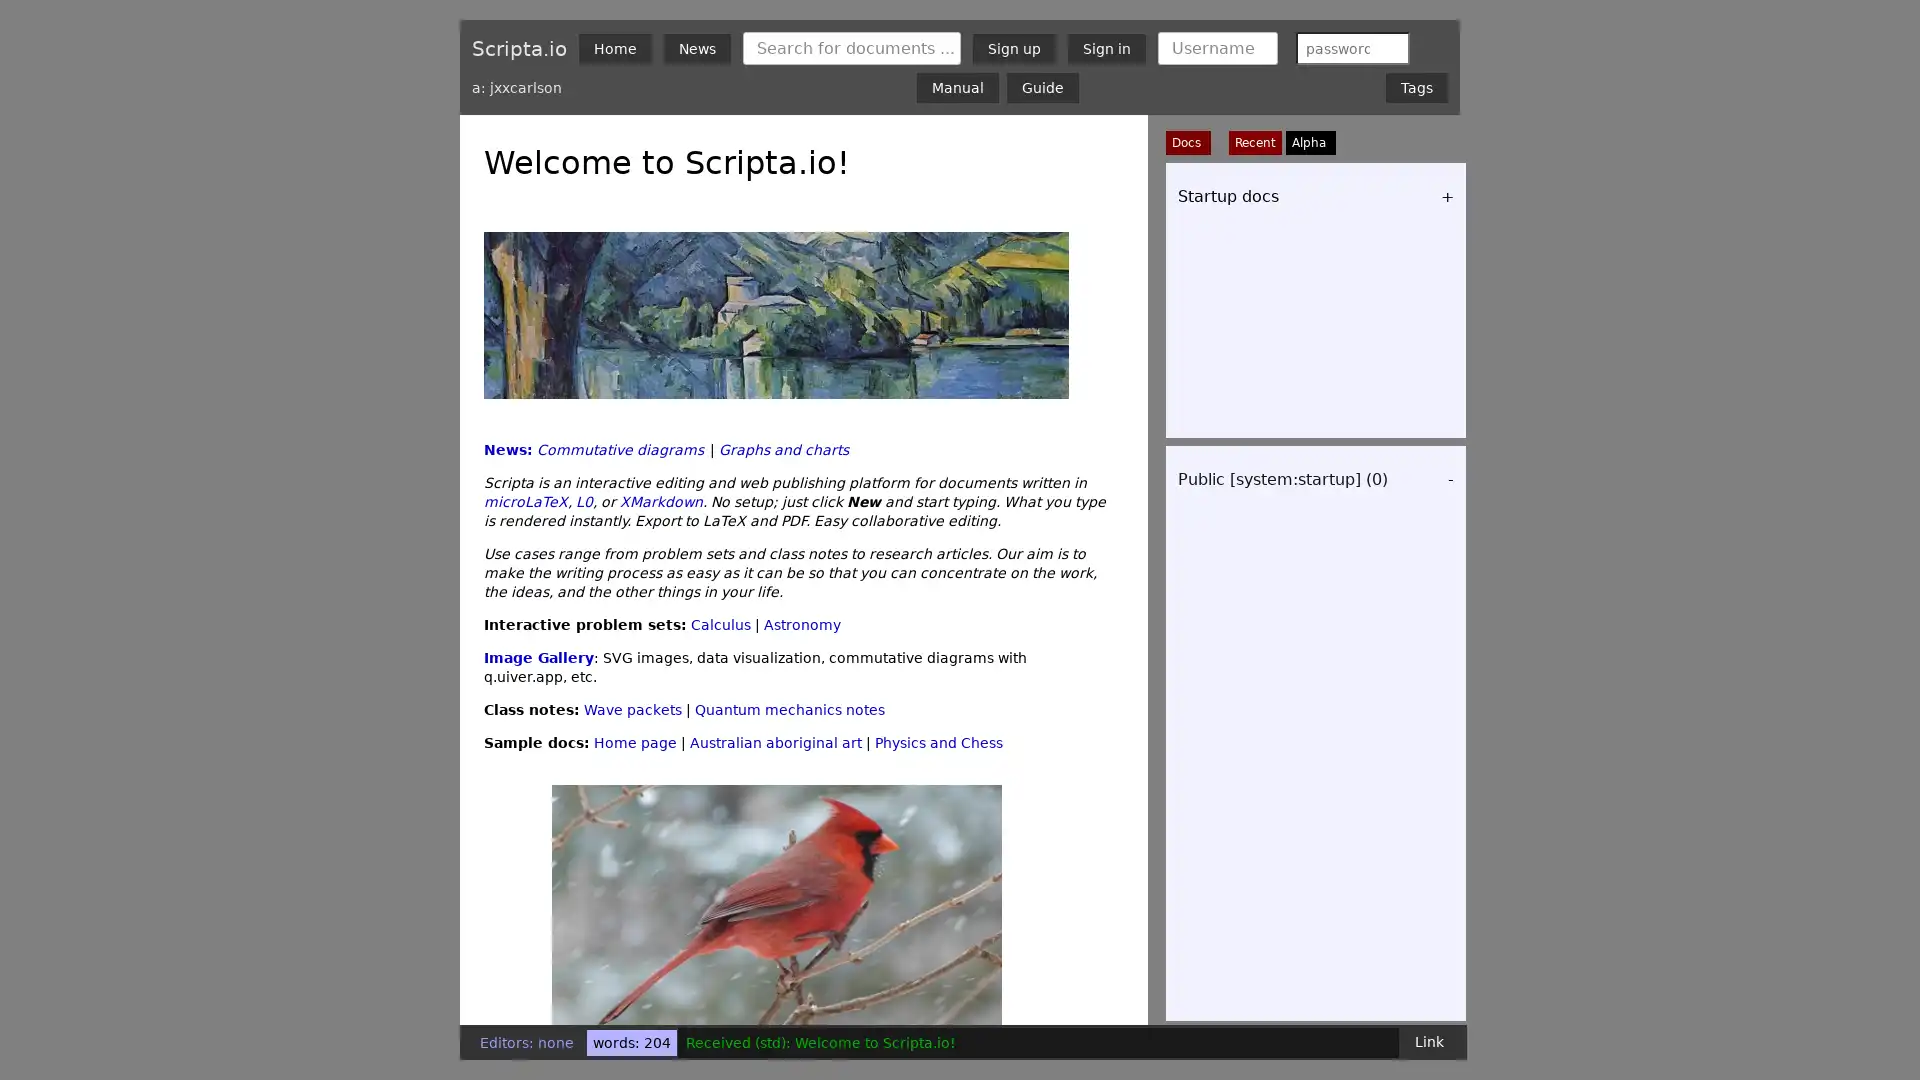 The image size is (1920, 1080). Describe the element at coordinates (614, 46) in the screenshot. I see `Home` at that location.